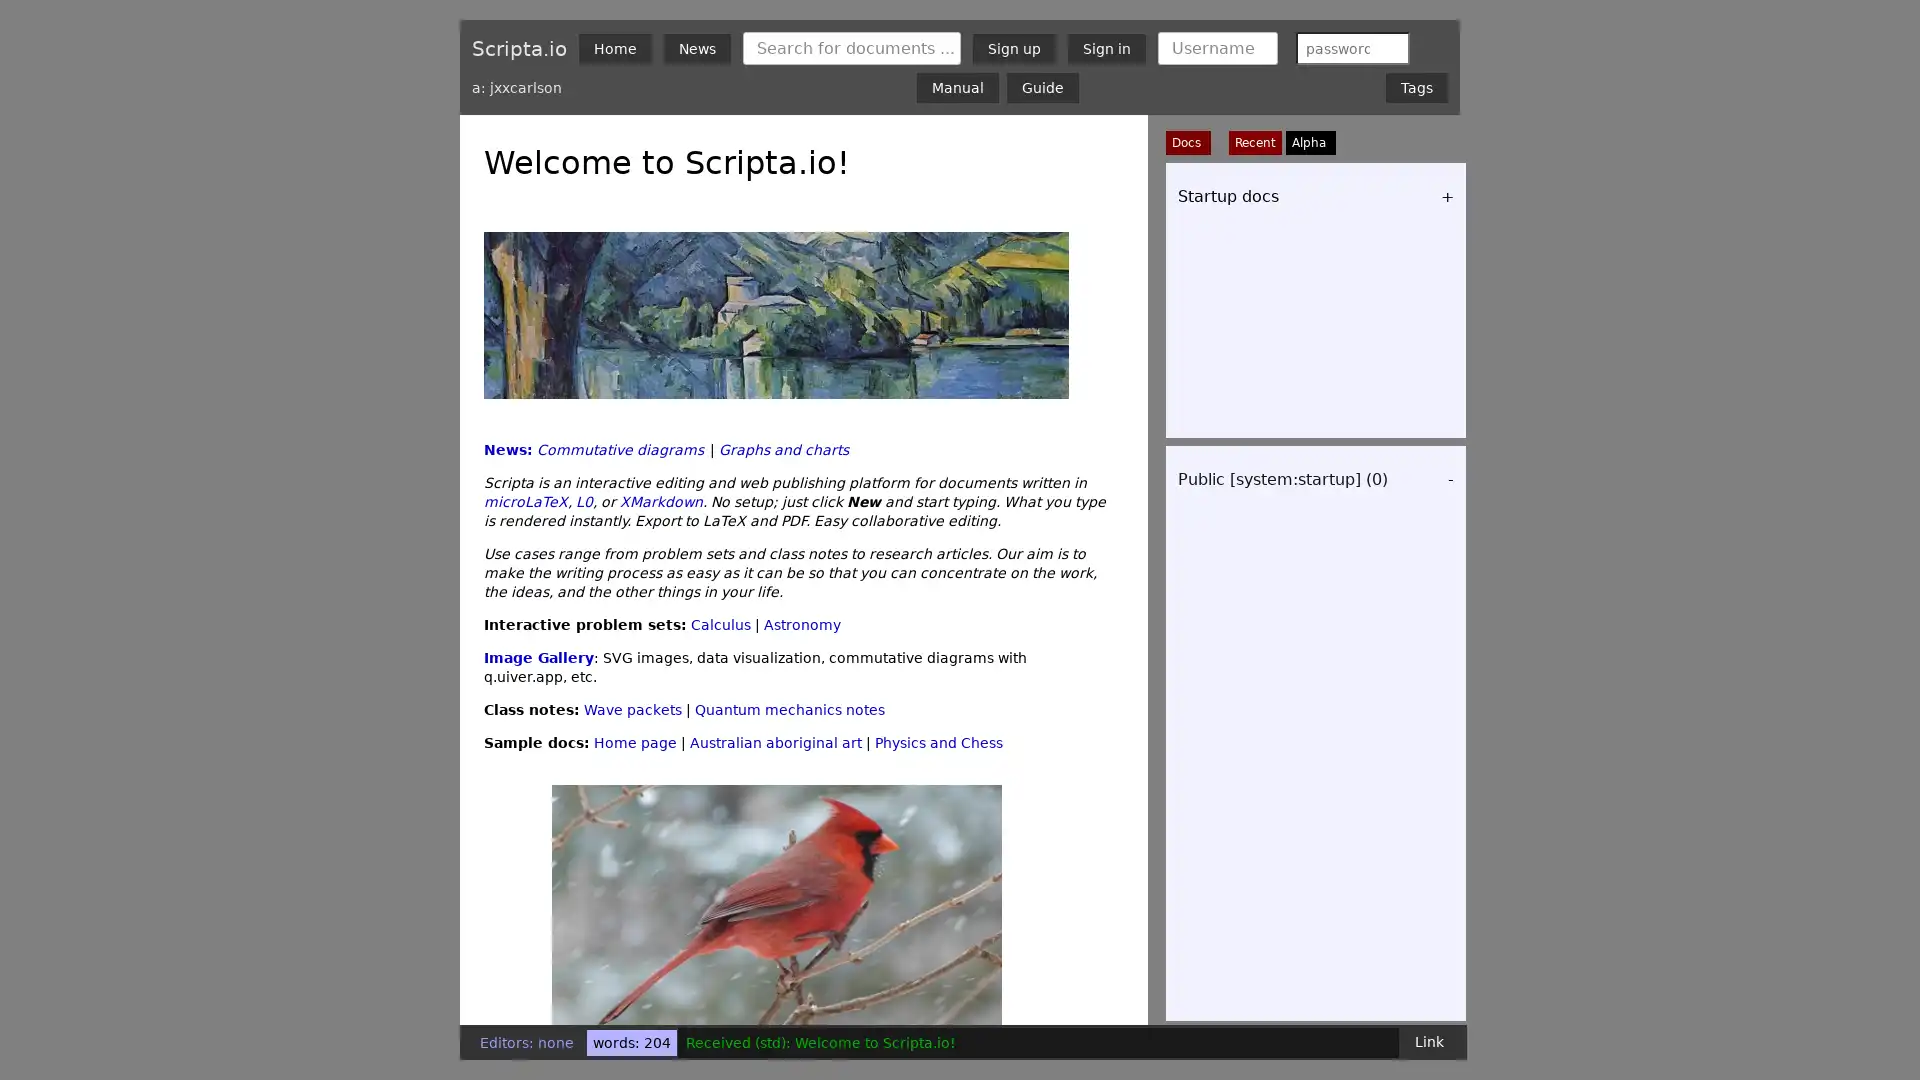 The image size is (1920, 1080). Describe the element at coordinates (614, 46) in the screenshot. I see `Home` at that location.